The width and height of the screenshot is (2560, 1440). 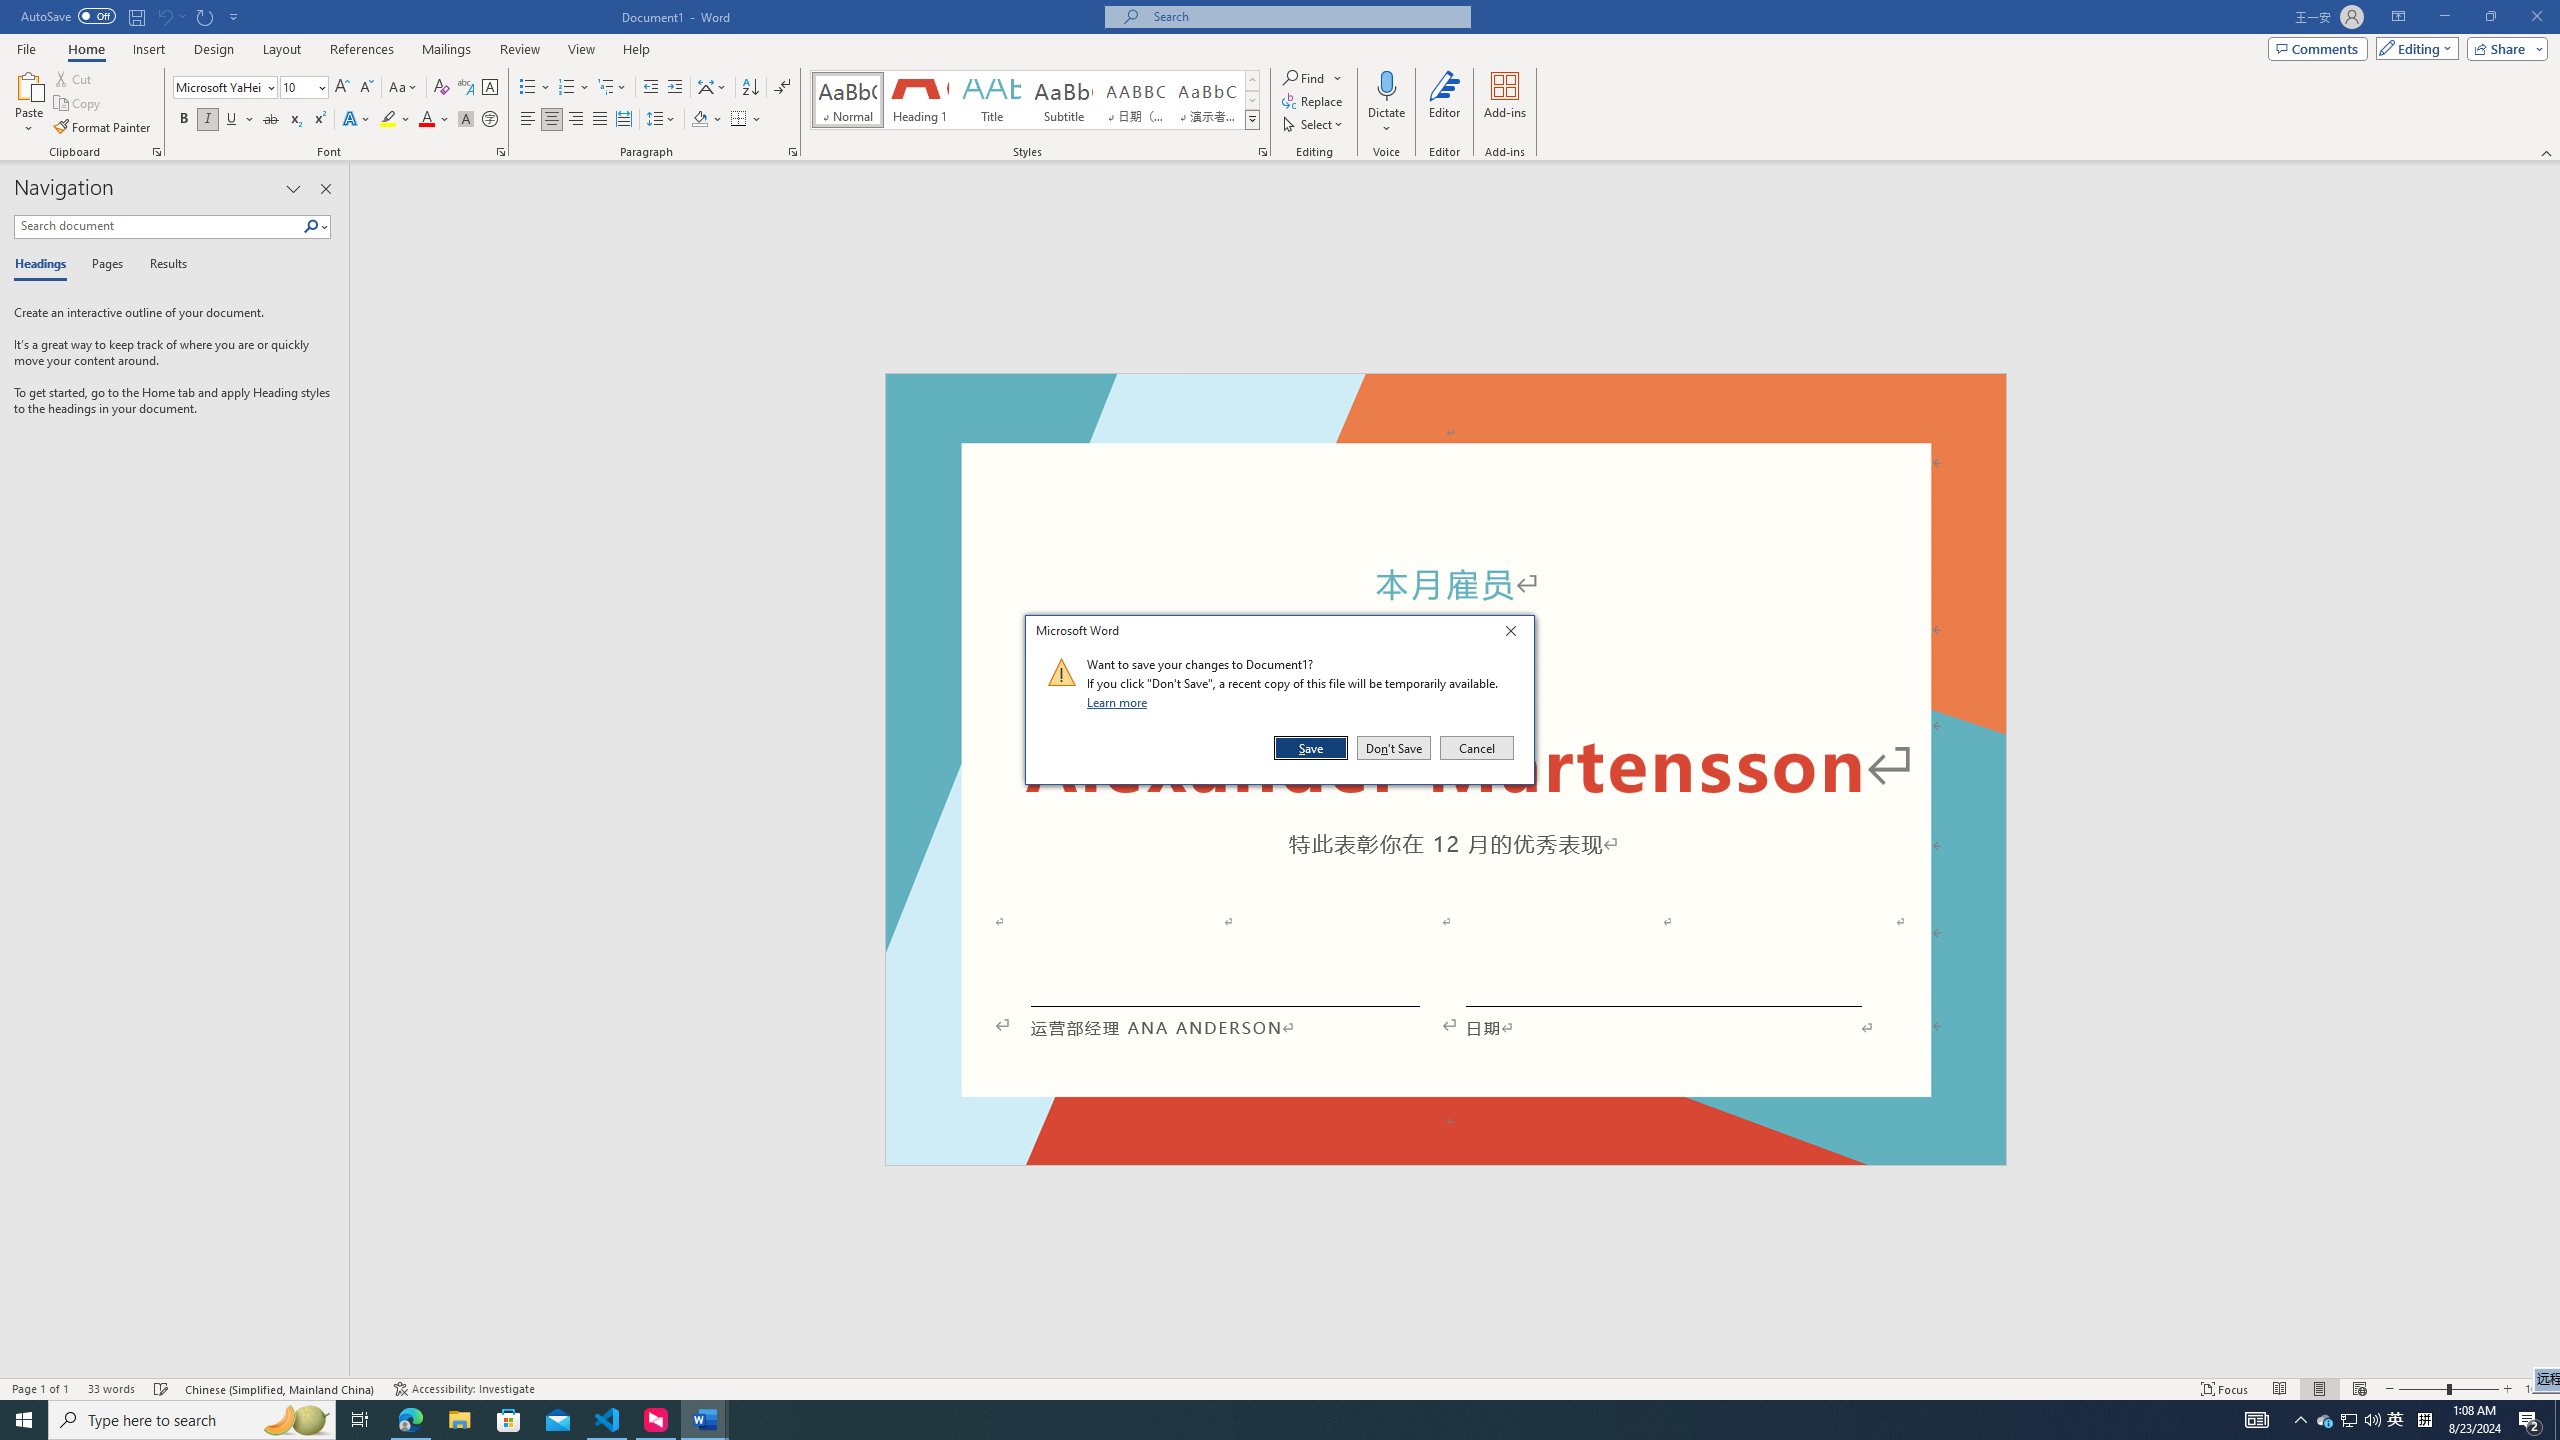 I want to click on 'Heading 1', so click(x=918, y=99).